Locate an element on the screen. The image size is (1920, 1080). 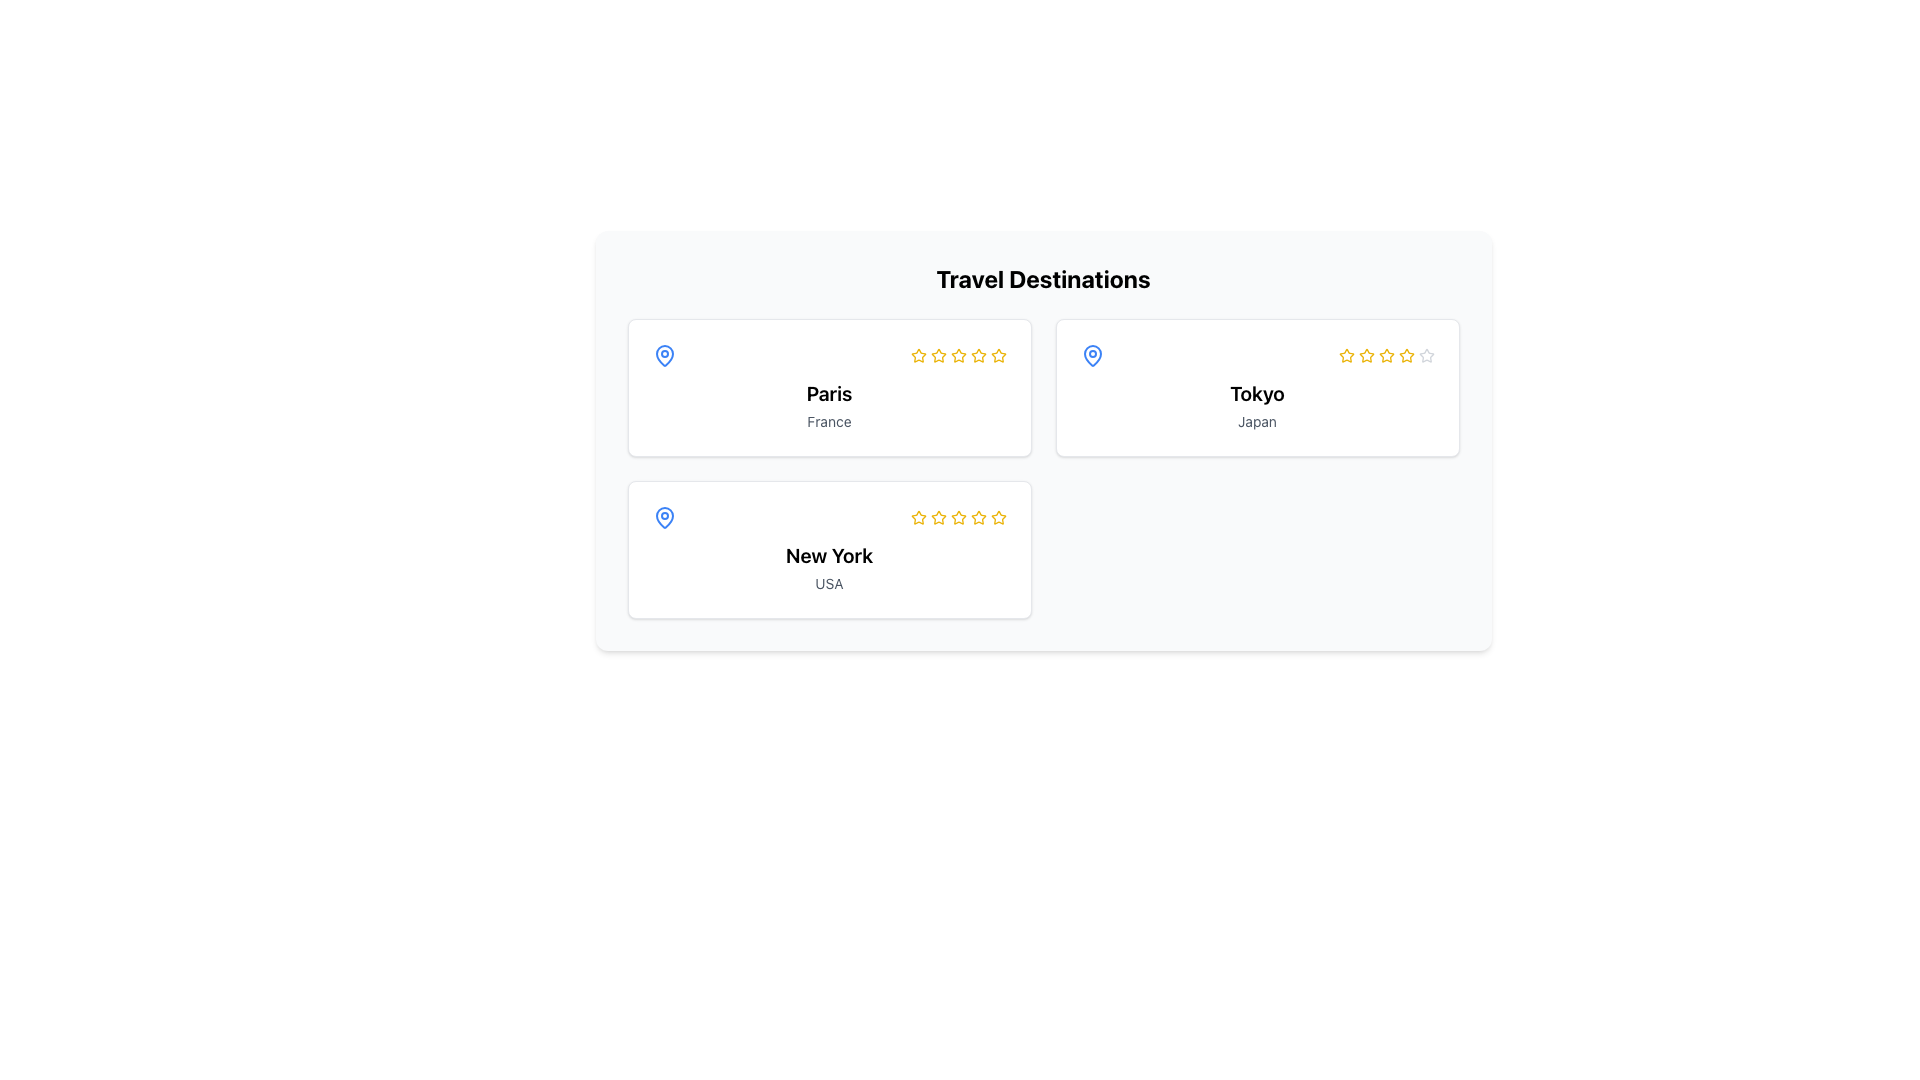
the 'New York' text label located in the bottom-left card of the grid layout labeled 'Travel Destinations' is located at coordinates (829, 555).